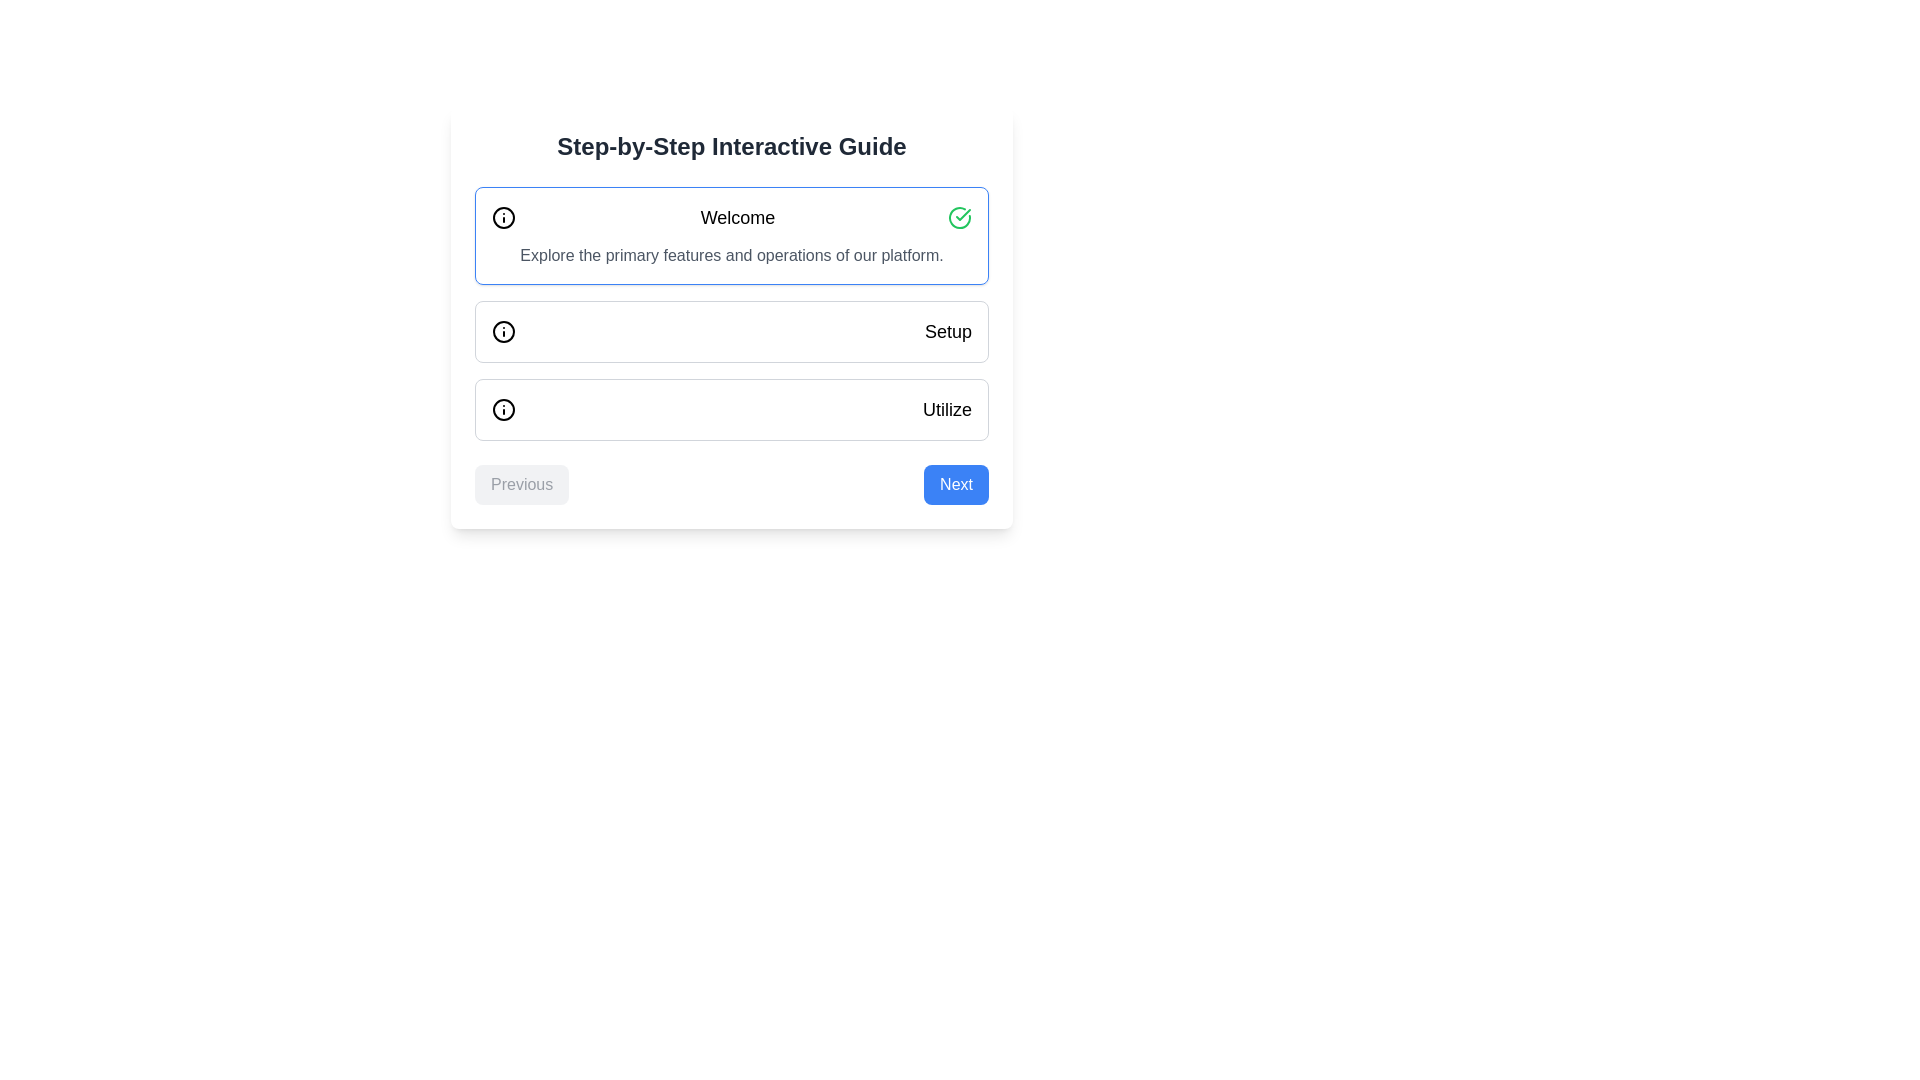 The width and height of the screenshot is (1920, 1080). What do you see at coordinates (504, 218) in the screenshot?
I see `the SVG circle element that serves as a decorative boundary in the informational icon, positioned above the word 'Welcome'` at bounding box center [504, 218].